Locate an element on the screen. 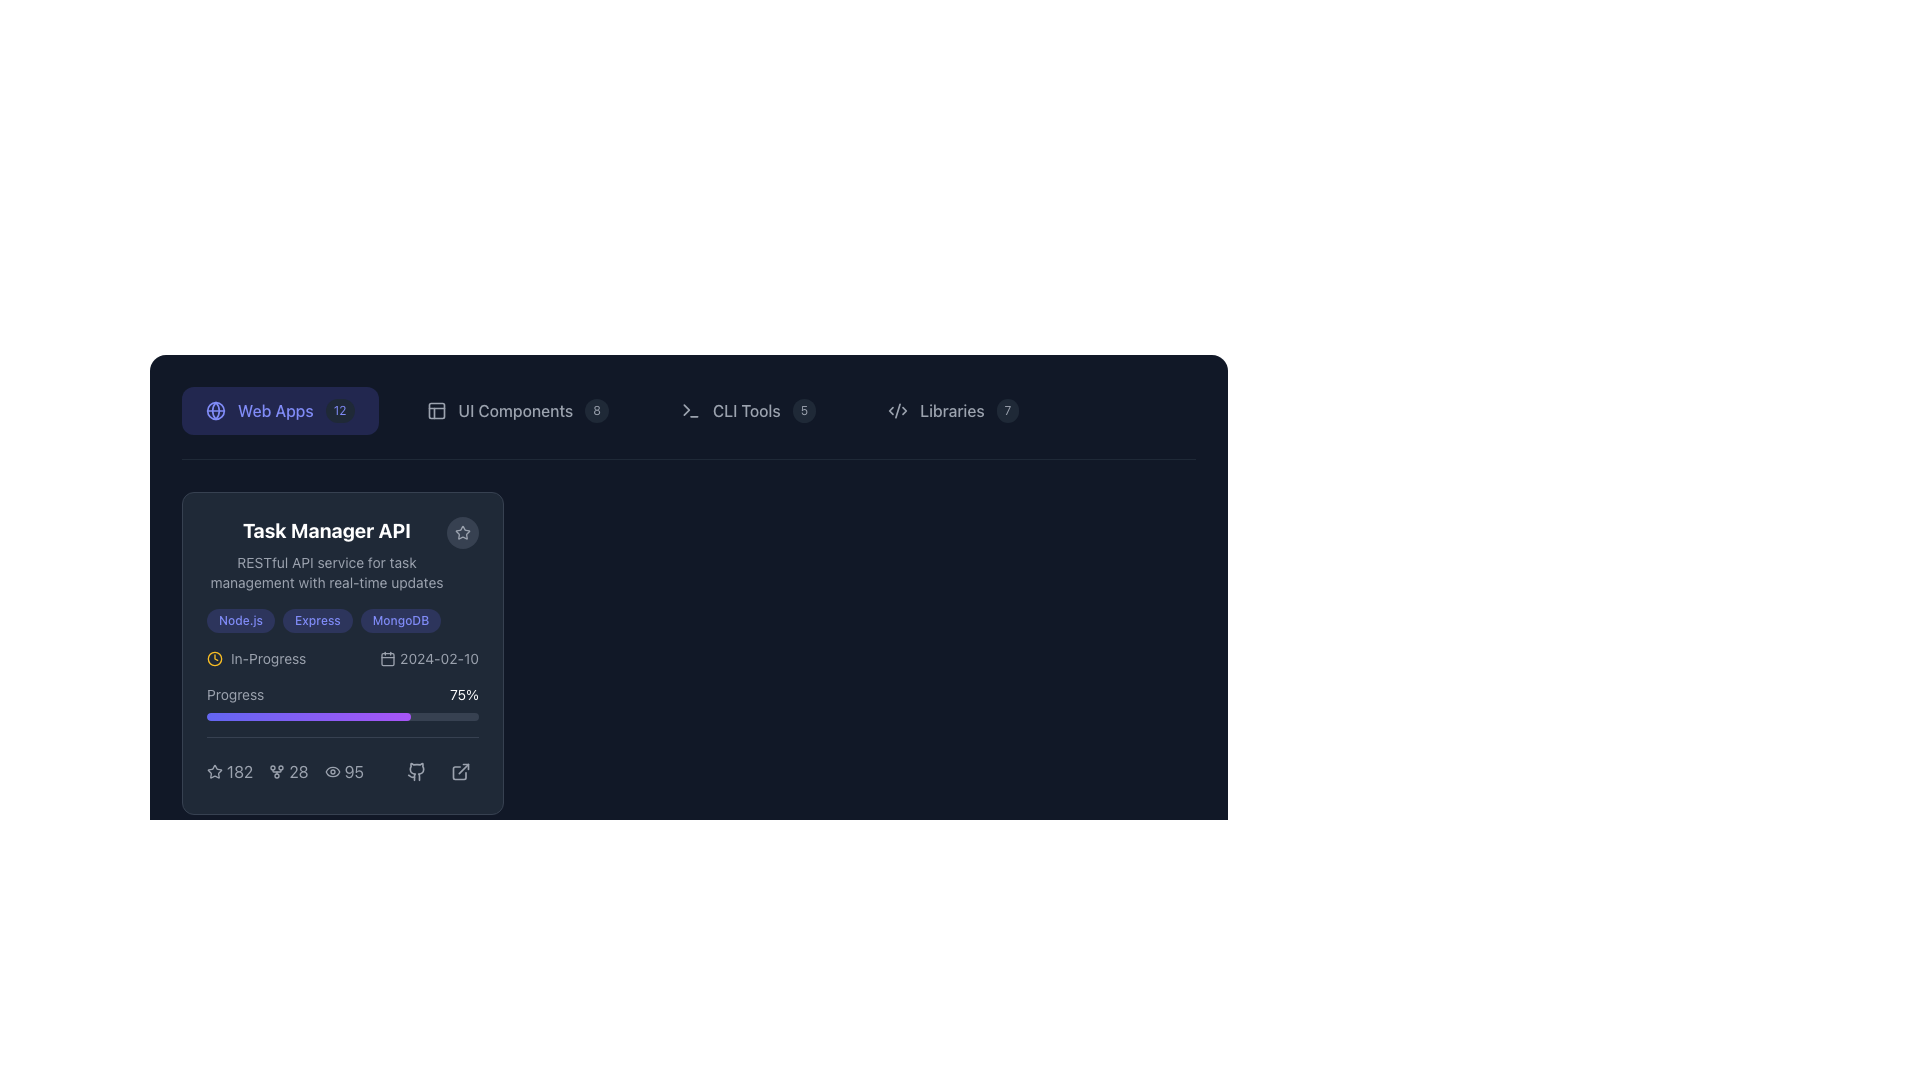 This screenshot has height=1080, width=1920. text label for the section named 'CLI Tools' located in the horizontal navigation bar, positioned between a terminal icon and a rounded badge displaying the number '5' is located at coordinates (745, 410).